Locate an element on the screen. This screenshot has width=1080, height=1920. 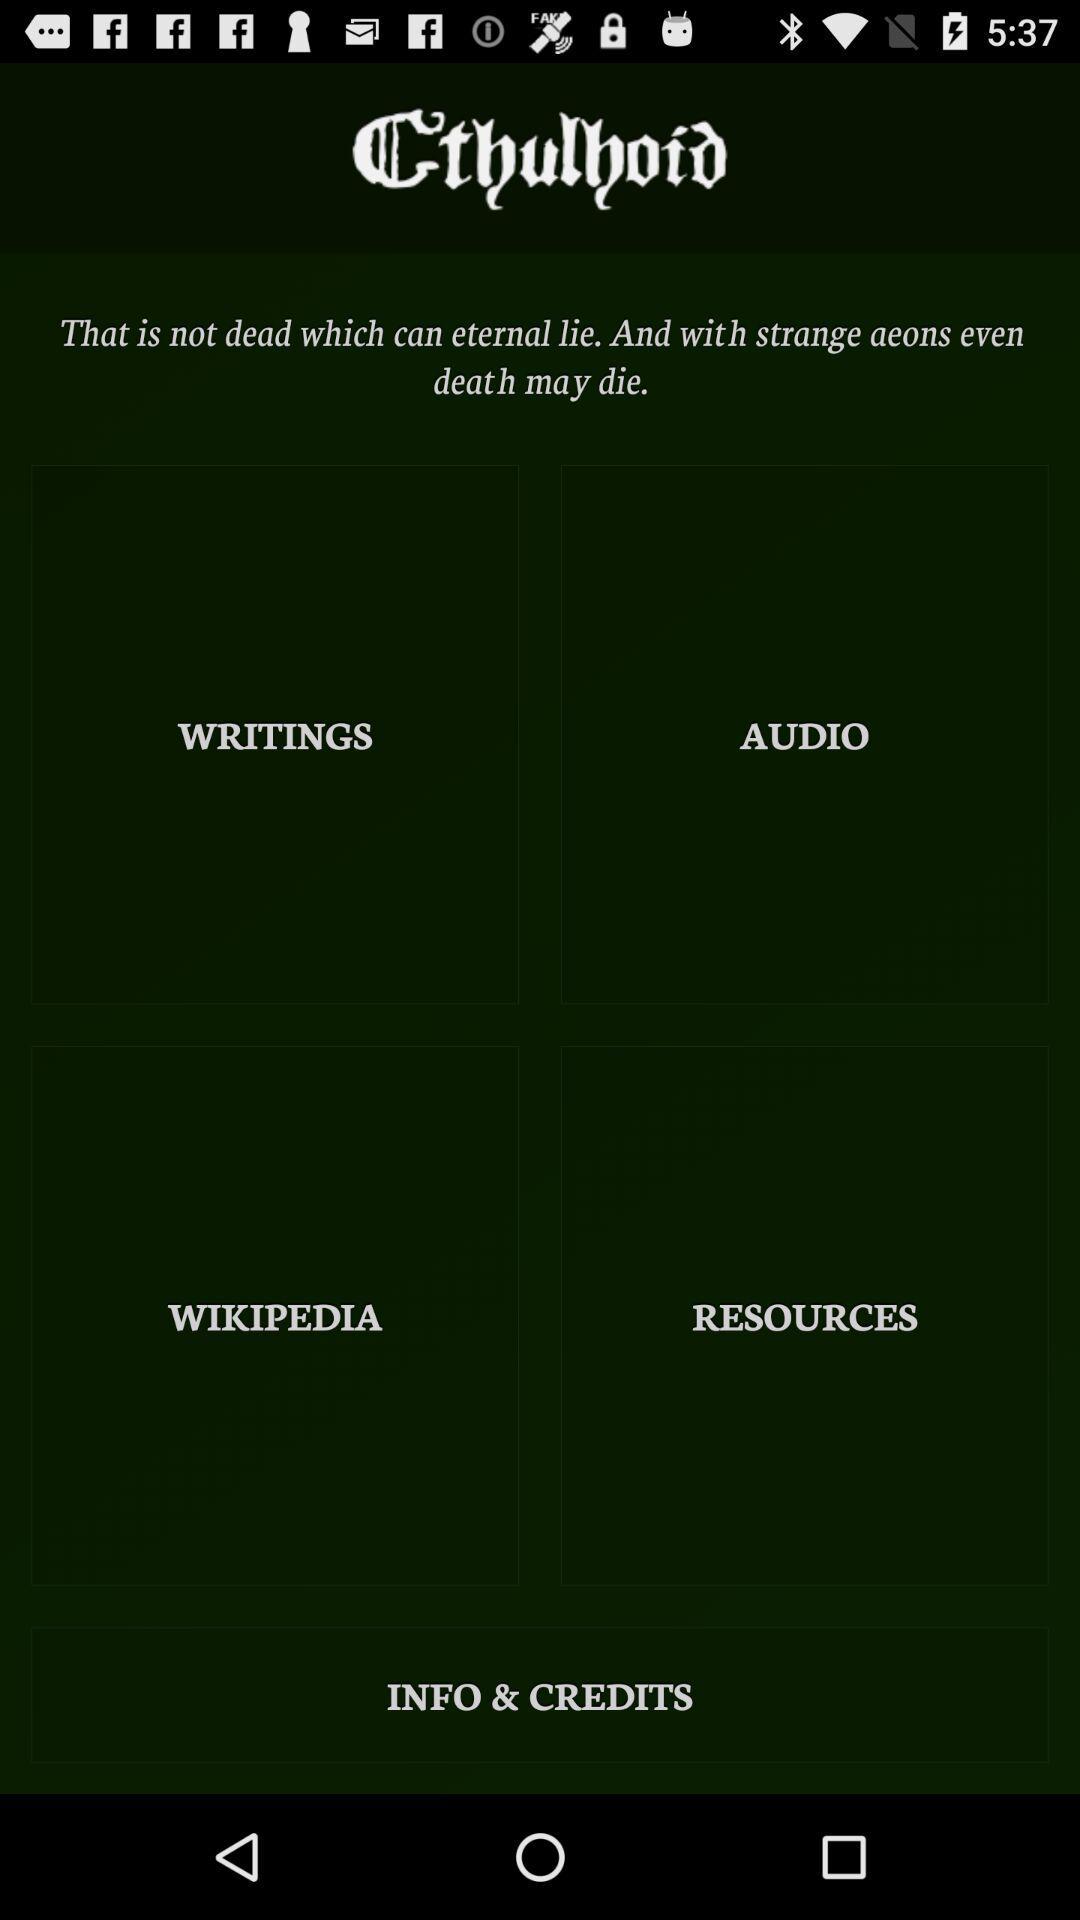
the item below the that is not is located at coordinates (275, 733).